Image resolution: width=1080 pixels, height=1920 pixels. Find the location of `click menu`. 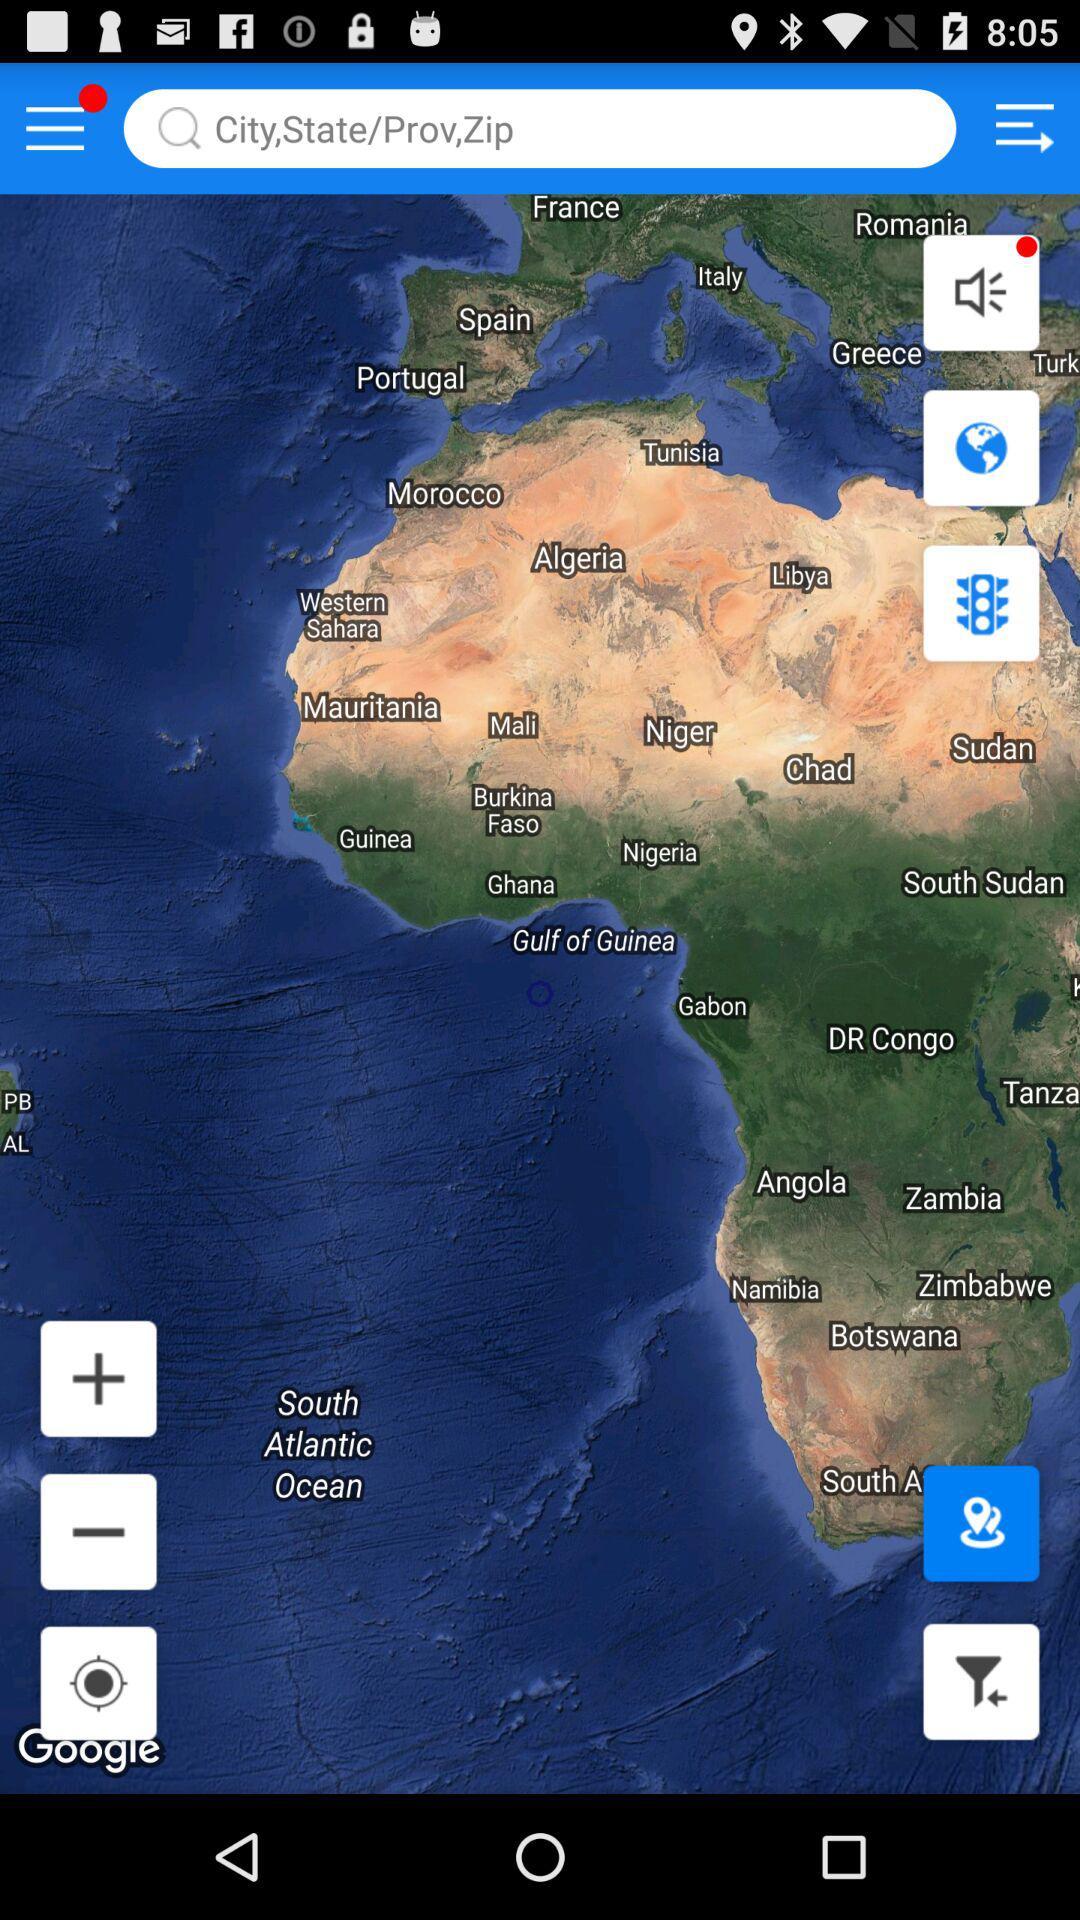

click menu is located at coordinates (54, 127).